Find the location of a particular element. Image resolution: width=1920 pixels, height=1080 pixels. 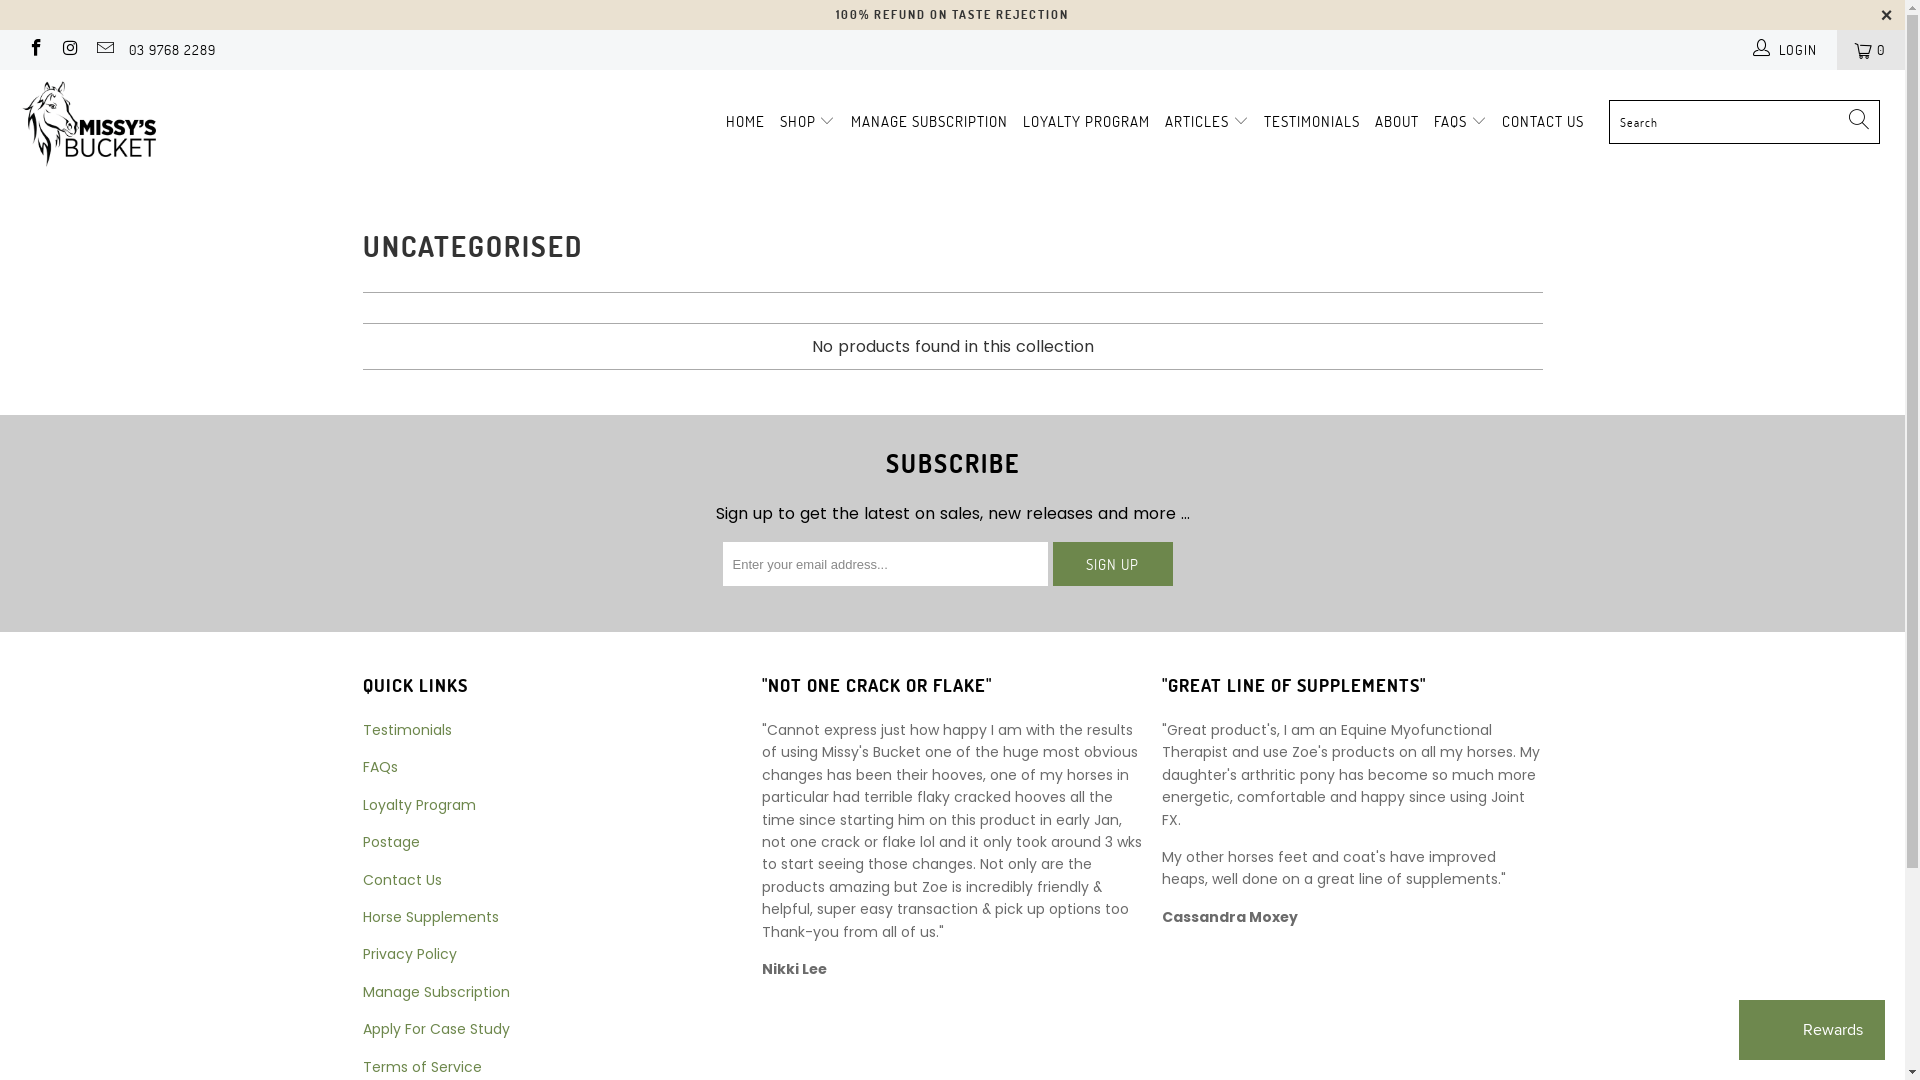

'Loyalty Program' is located at coordinates (361, 804).